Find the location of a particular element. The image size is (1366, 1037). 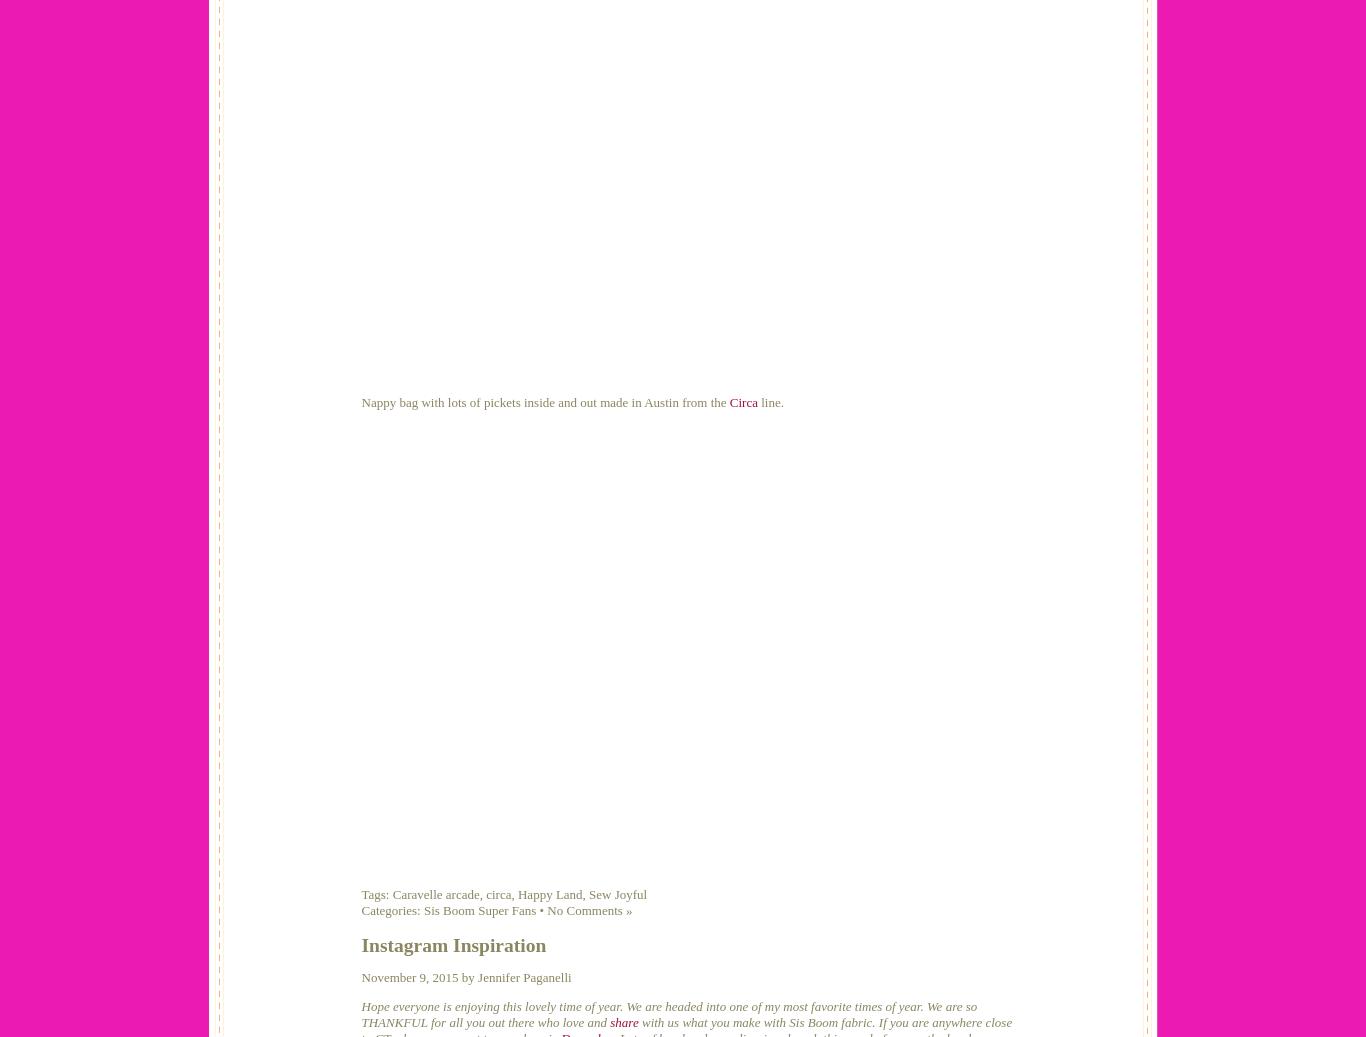

'Sis Boom Super Fans' is located at coordinates (479, 909).